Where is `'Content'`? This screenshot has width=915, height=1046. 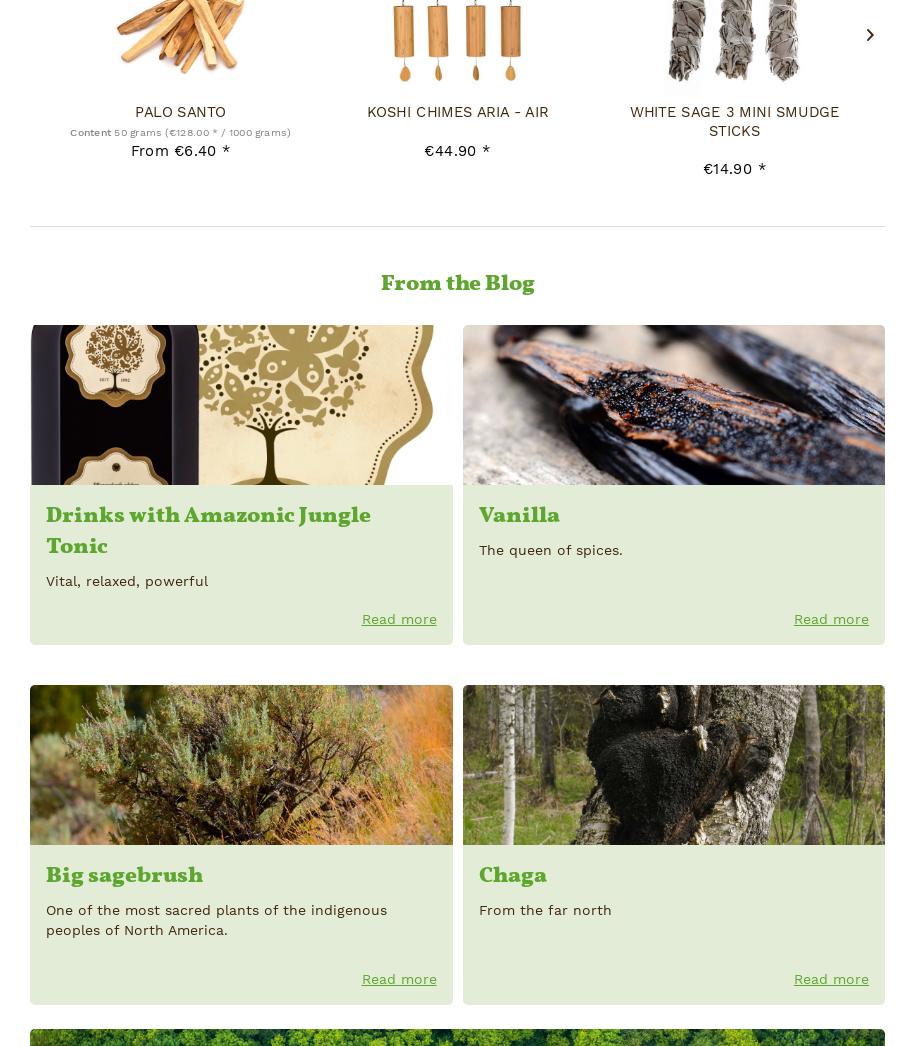 'Content' is located at coordinates (90, 131).